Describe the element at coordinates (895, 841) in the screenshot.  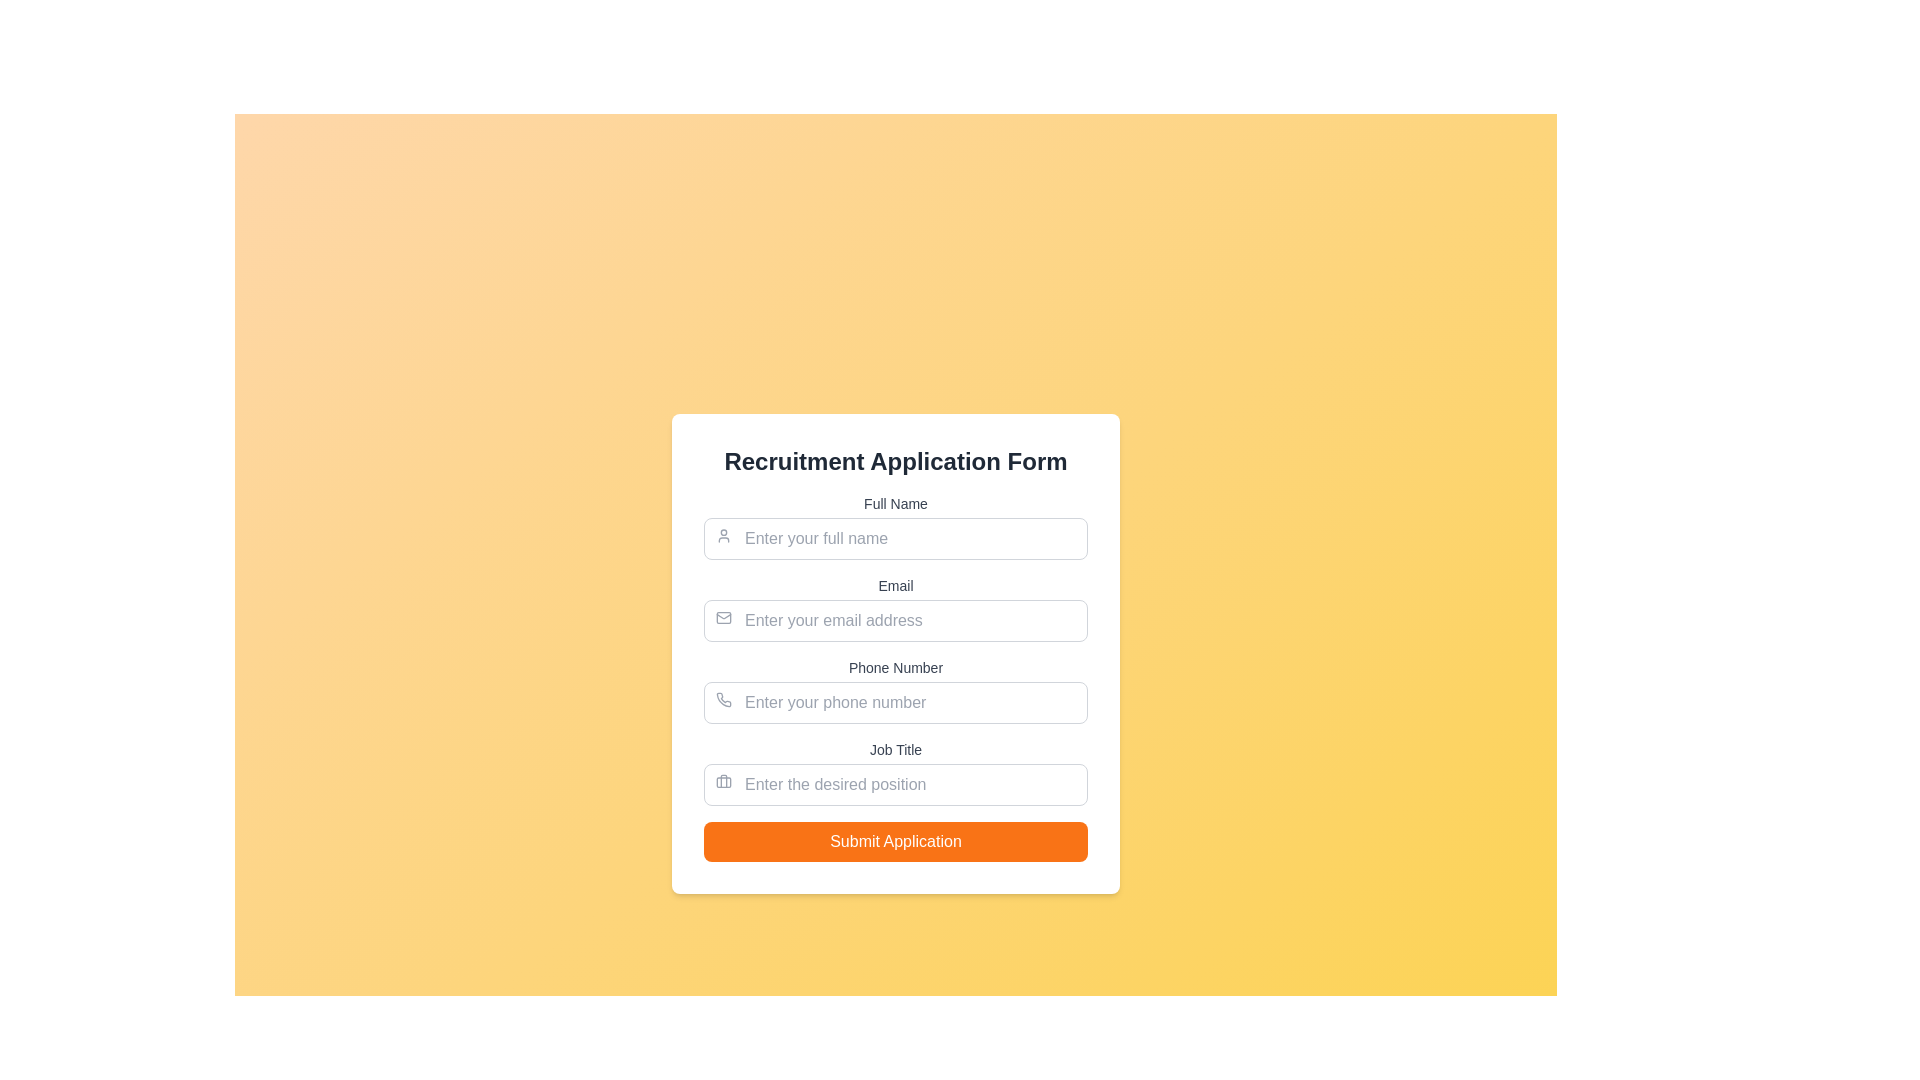
I see `the 'Submit Application' button, which is a bright orange rectangular button with white text` at that location.